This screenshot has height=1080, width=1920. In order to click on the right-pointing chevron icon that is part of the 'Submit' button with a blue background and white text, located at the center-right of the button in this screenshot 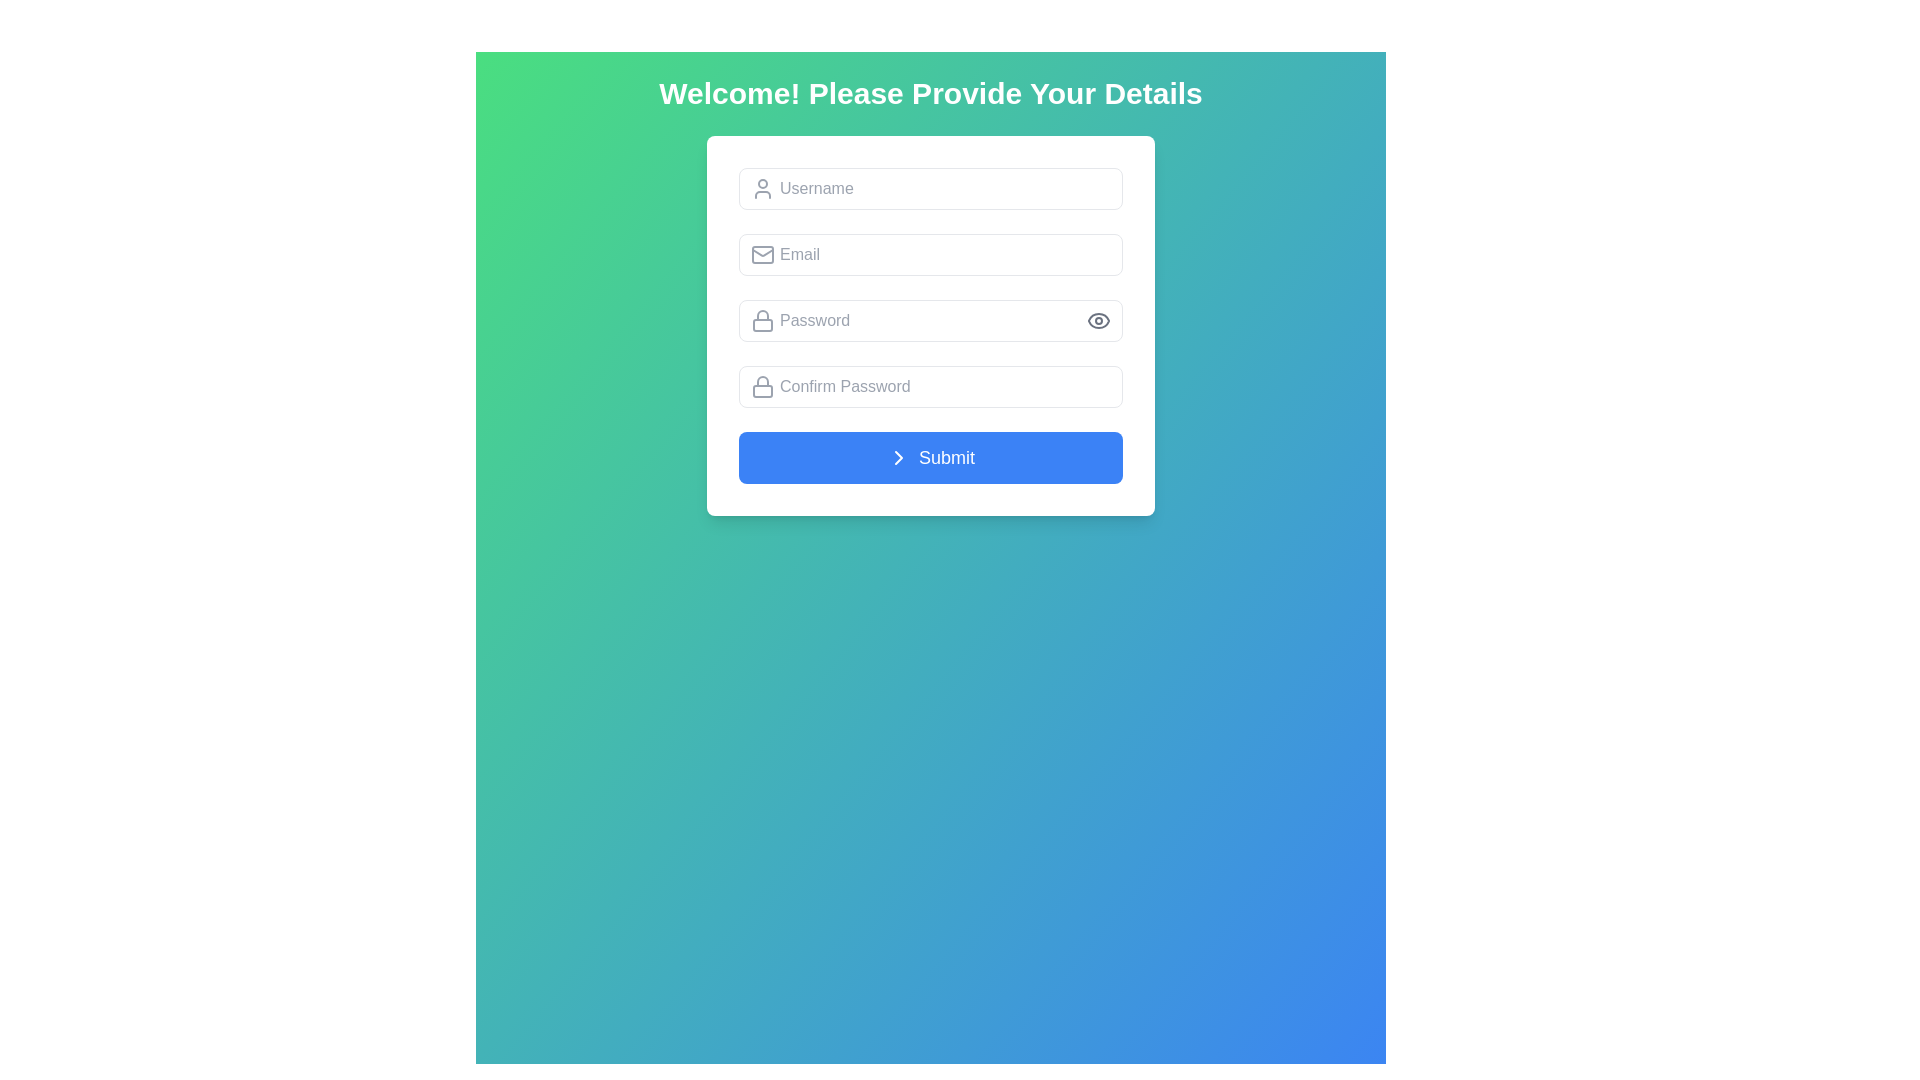, I will do `click(897, 458)`.